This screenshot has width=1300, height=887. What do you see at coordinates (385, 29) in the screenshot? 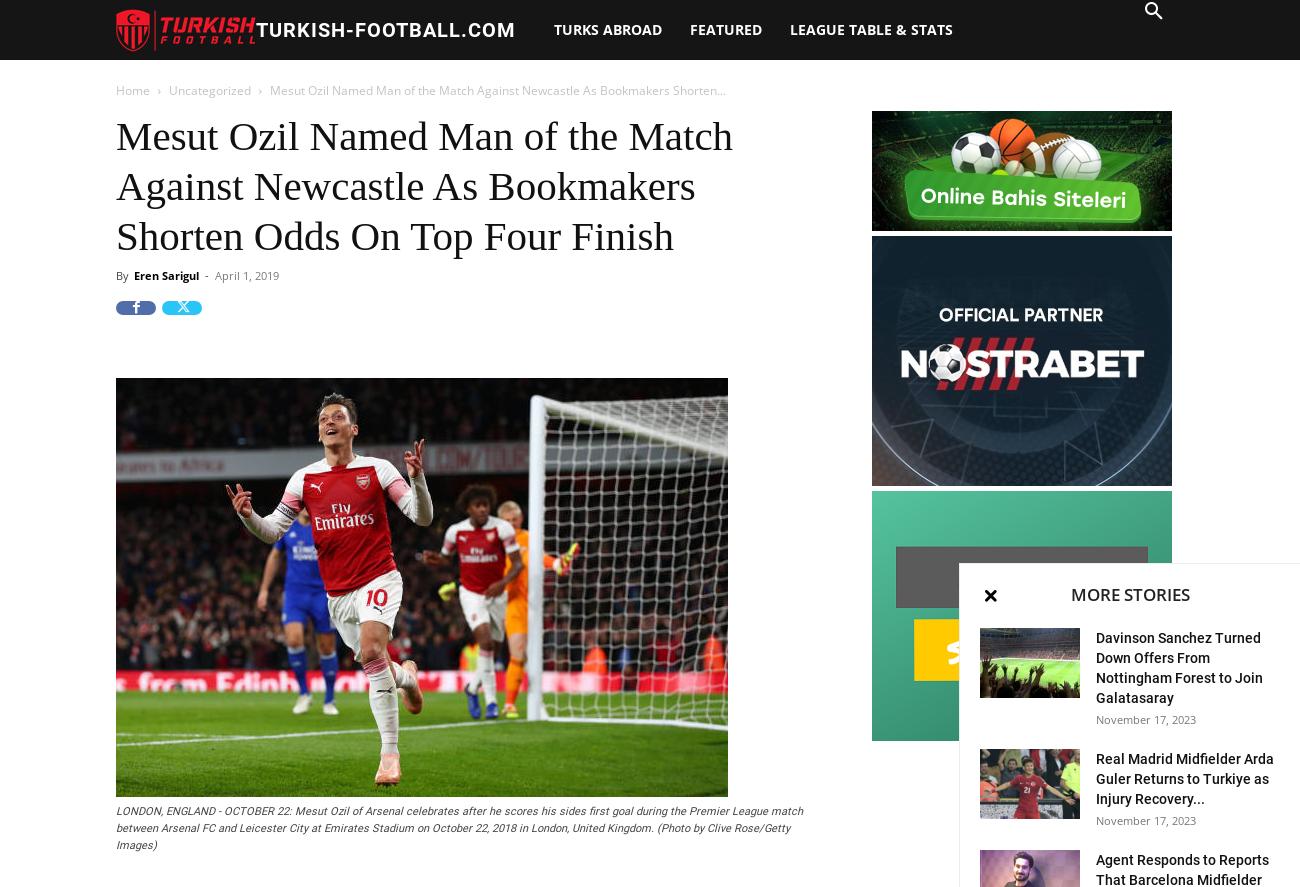
I see `'Turkish-Football.com'` at bounding box center [385, 29].